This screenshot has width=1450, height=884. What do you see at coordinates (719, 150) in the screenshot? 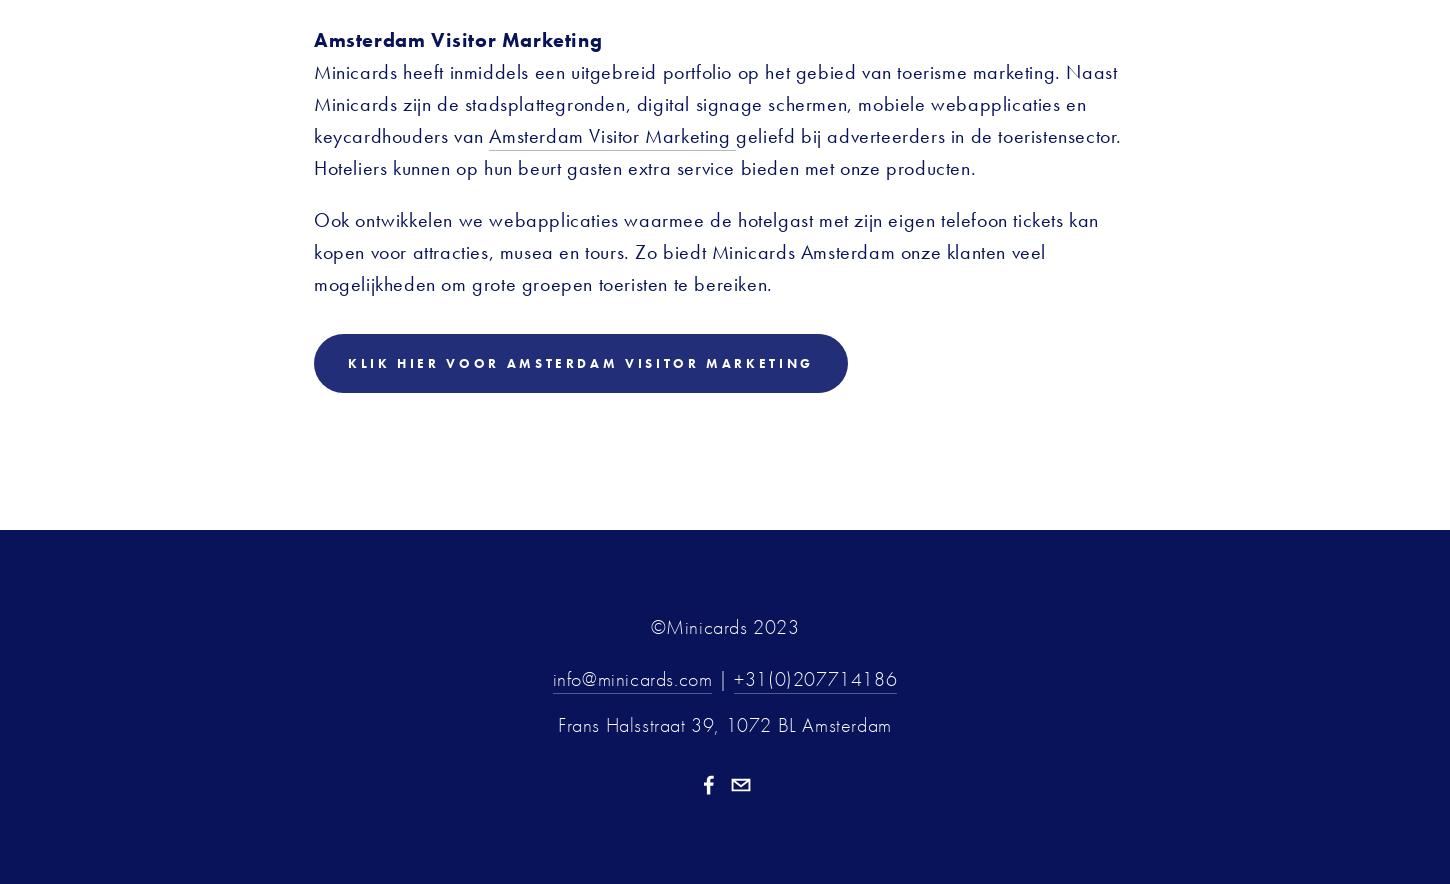
I see `'geliefd bij adverteerders in de toeristensector. Hoteliers kunnen op hun beurt gasten extra service bieden met onze producten.'` at bounding box center [719, 150].